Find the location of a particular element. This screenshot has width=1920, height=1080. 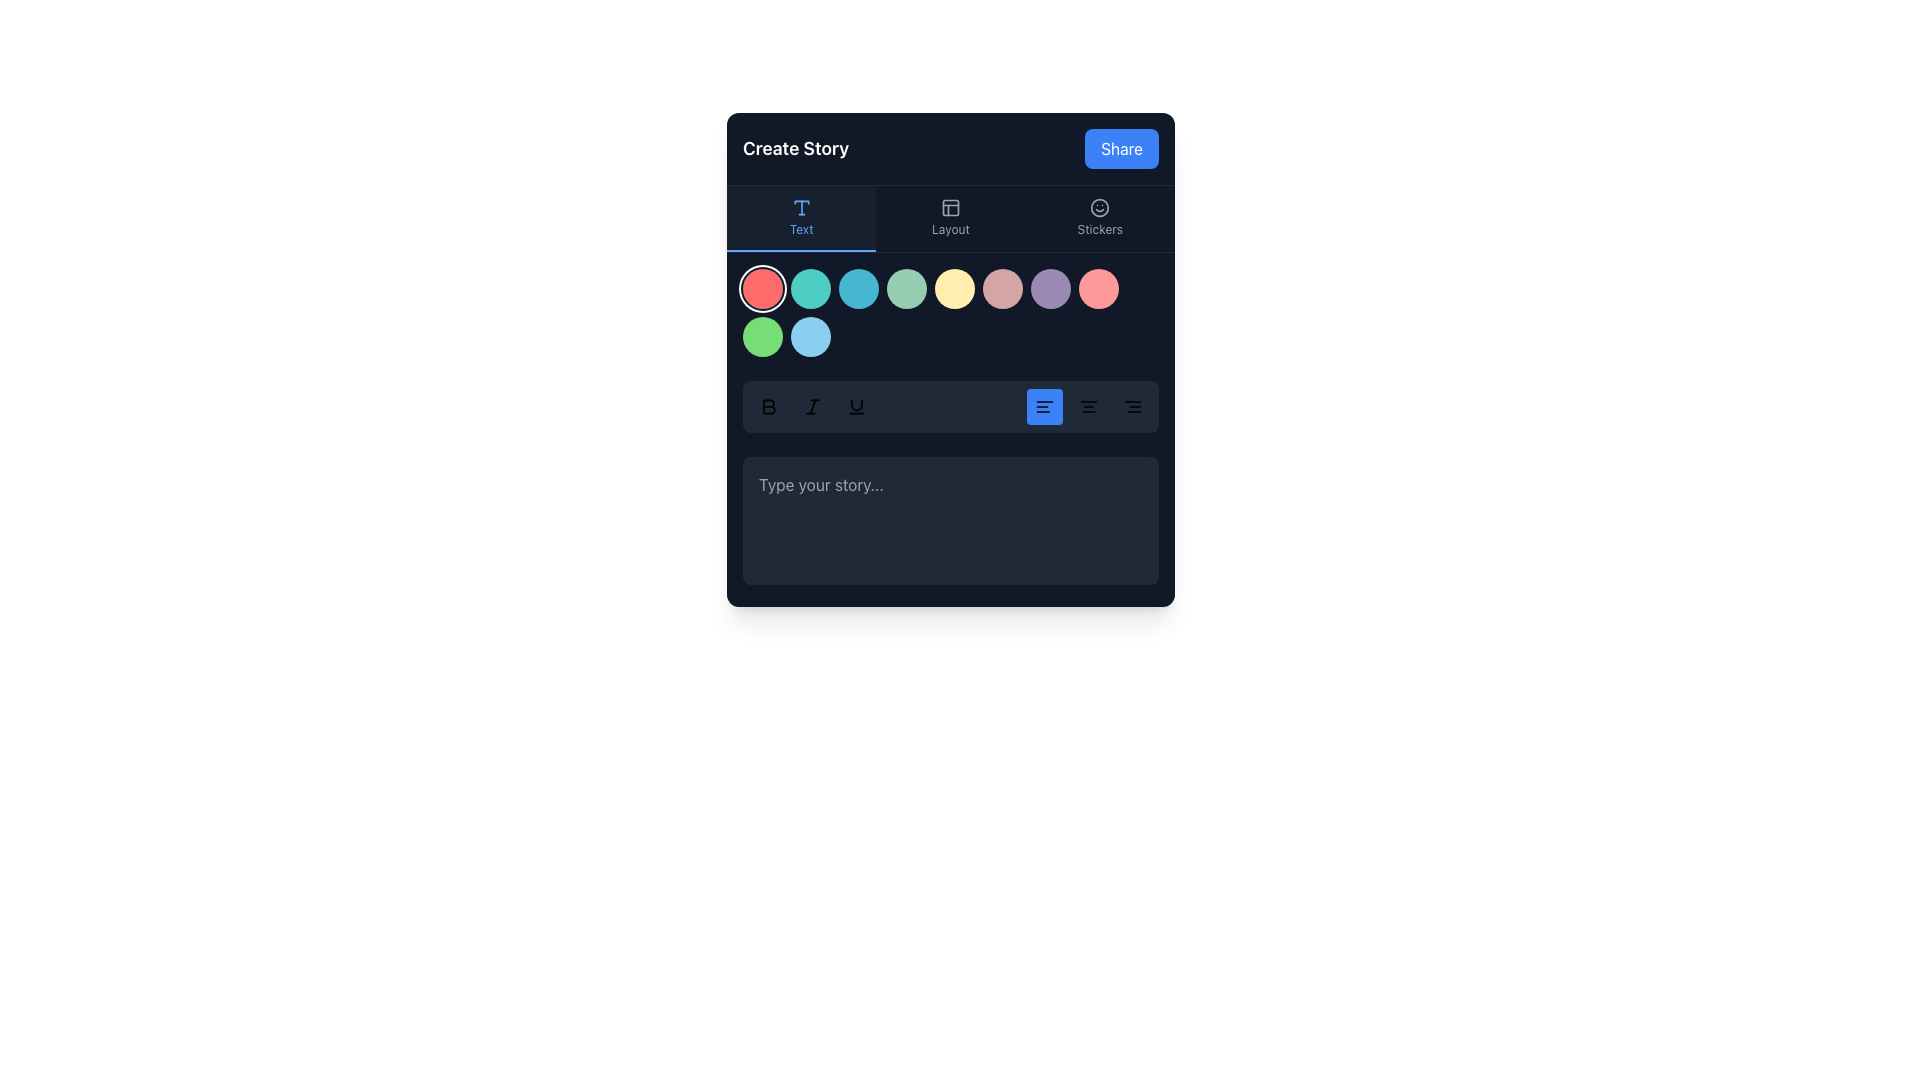

the formatting icons within the 'Create Story' card is located at coordinates (949, 358).